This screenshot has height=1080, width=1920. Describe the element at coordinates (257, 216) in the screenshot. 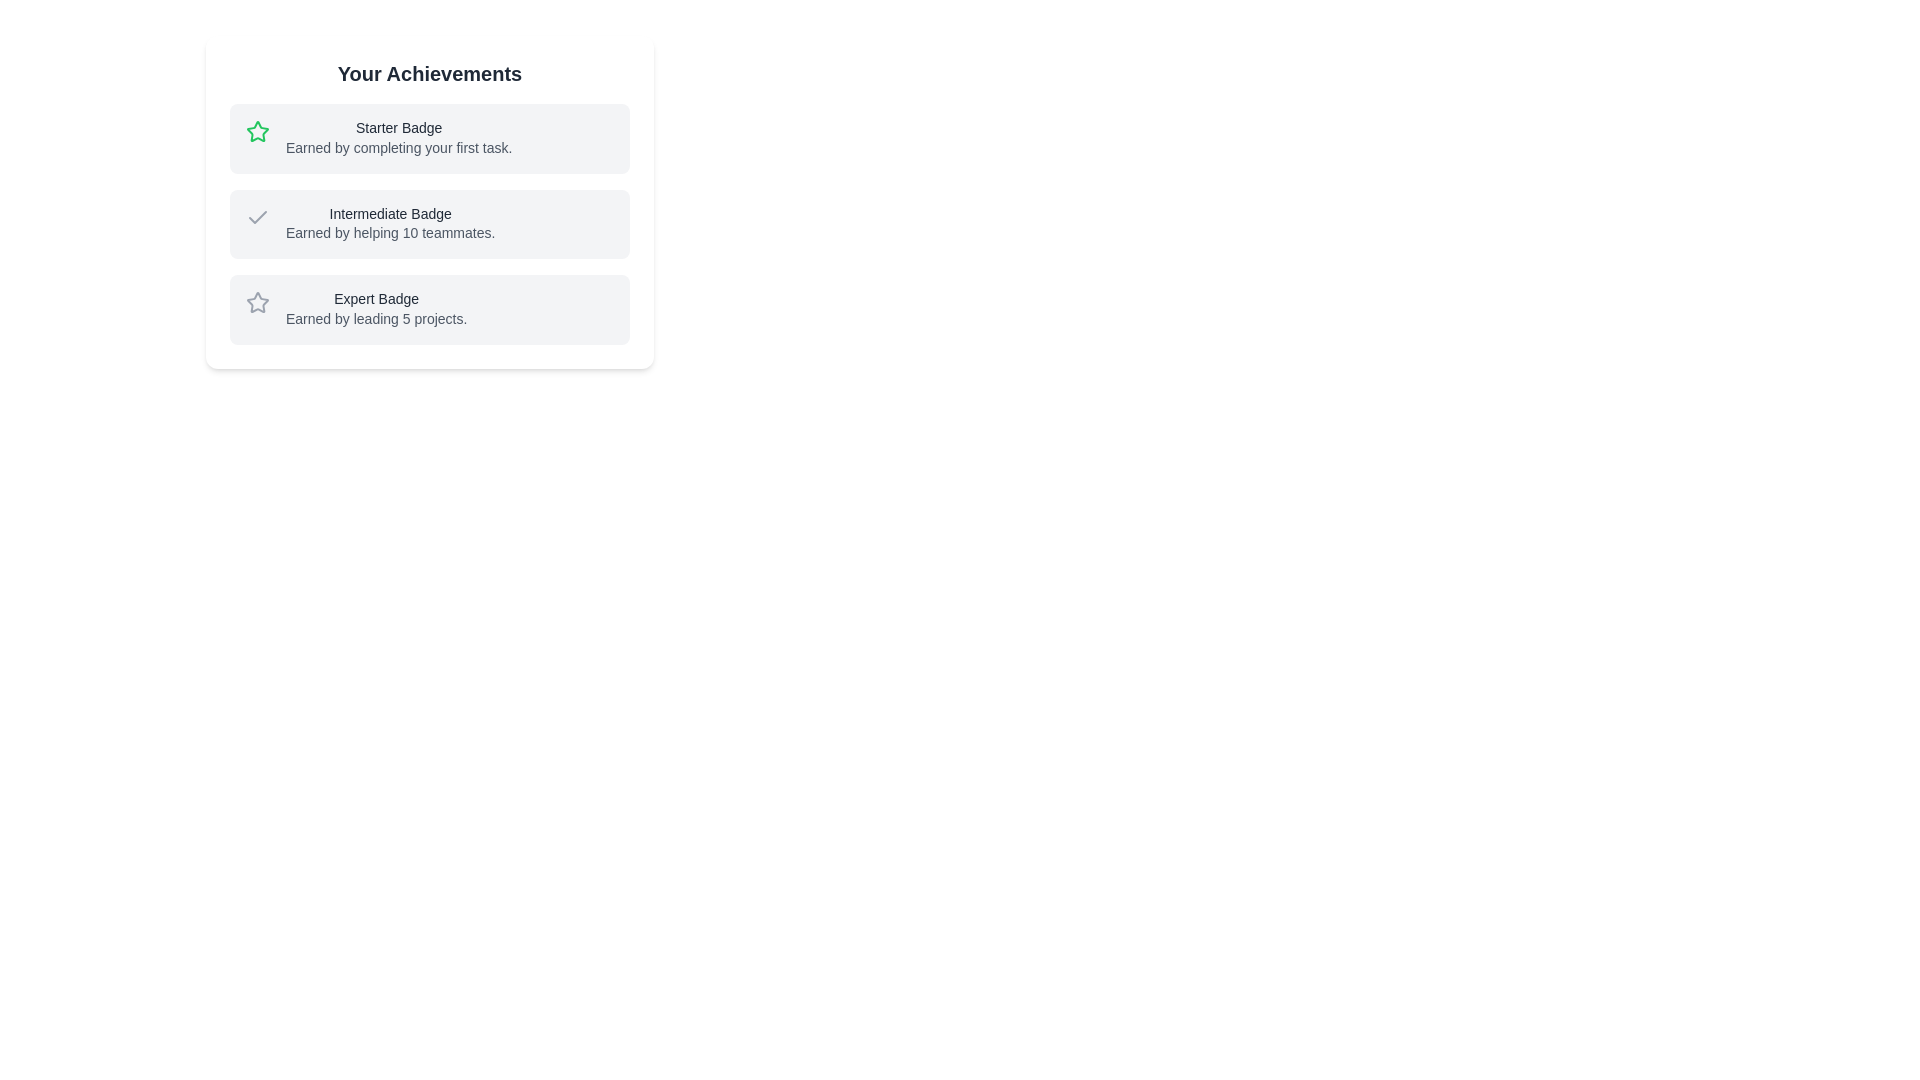

I see `SVG properties of the checkmark icon located beside the 'Intermediate Badge' text in the 'Your Achievements' section` at that location.